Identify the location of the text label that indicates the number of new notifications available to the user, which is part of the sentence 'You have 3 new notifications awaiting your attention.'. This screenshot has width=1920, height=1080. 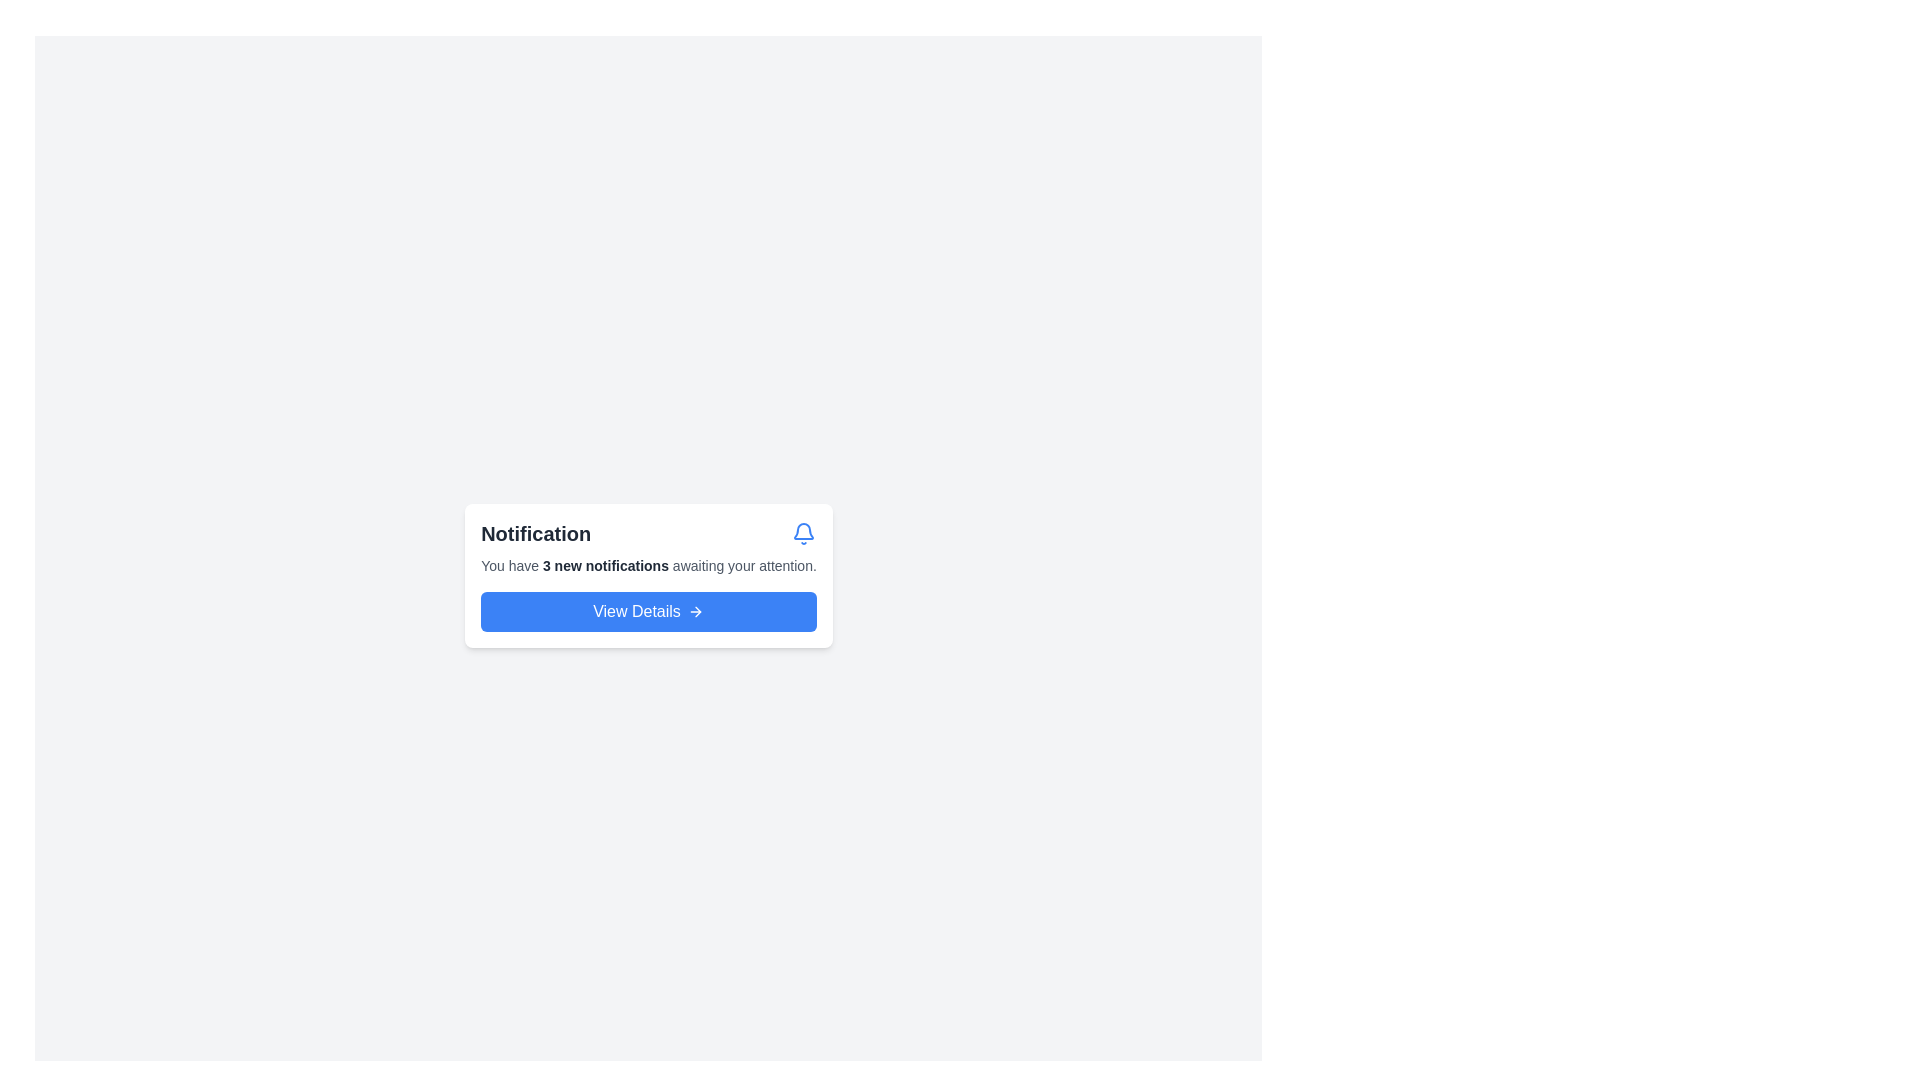
(604, 566).